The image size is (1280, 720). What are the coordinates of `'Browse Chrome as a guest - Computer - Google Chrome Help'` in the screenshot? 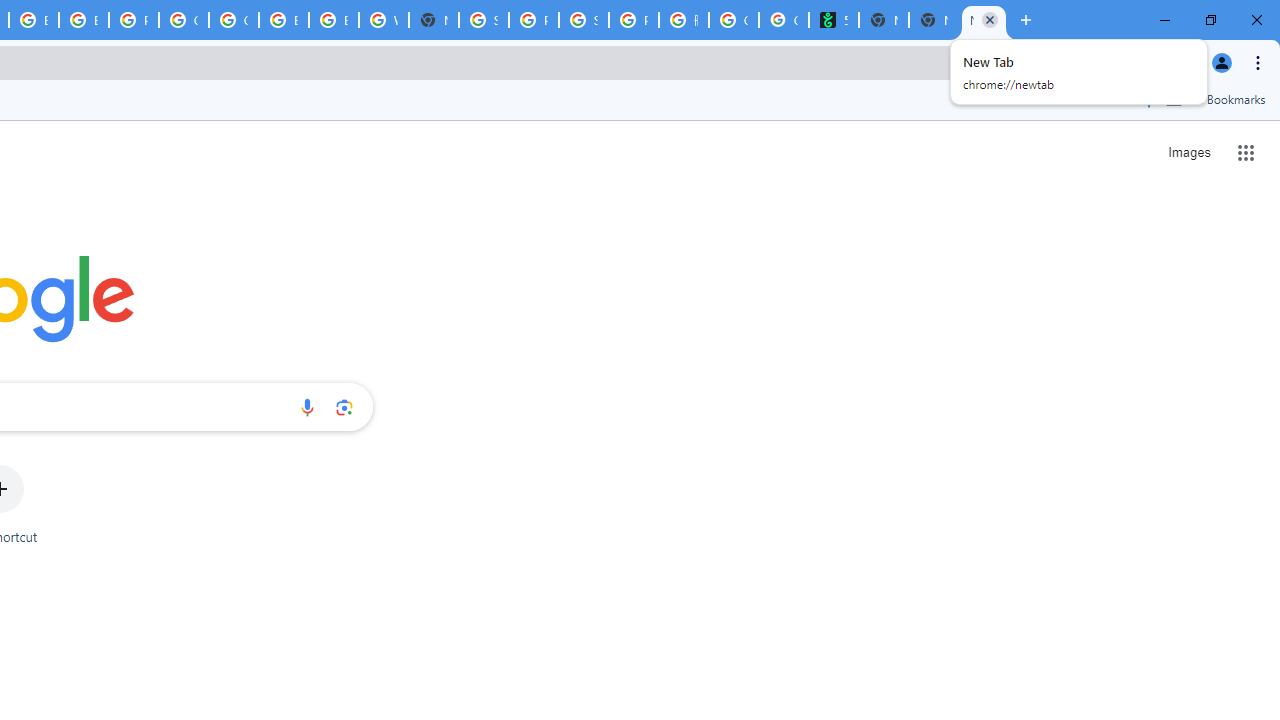 It's located at (334, 20).